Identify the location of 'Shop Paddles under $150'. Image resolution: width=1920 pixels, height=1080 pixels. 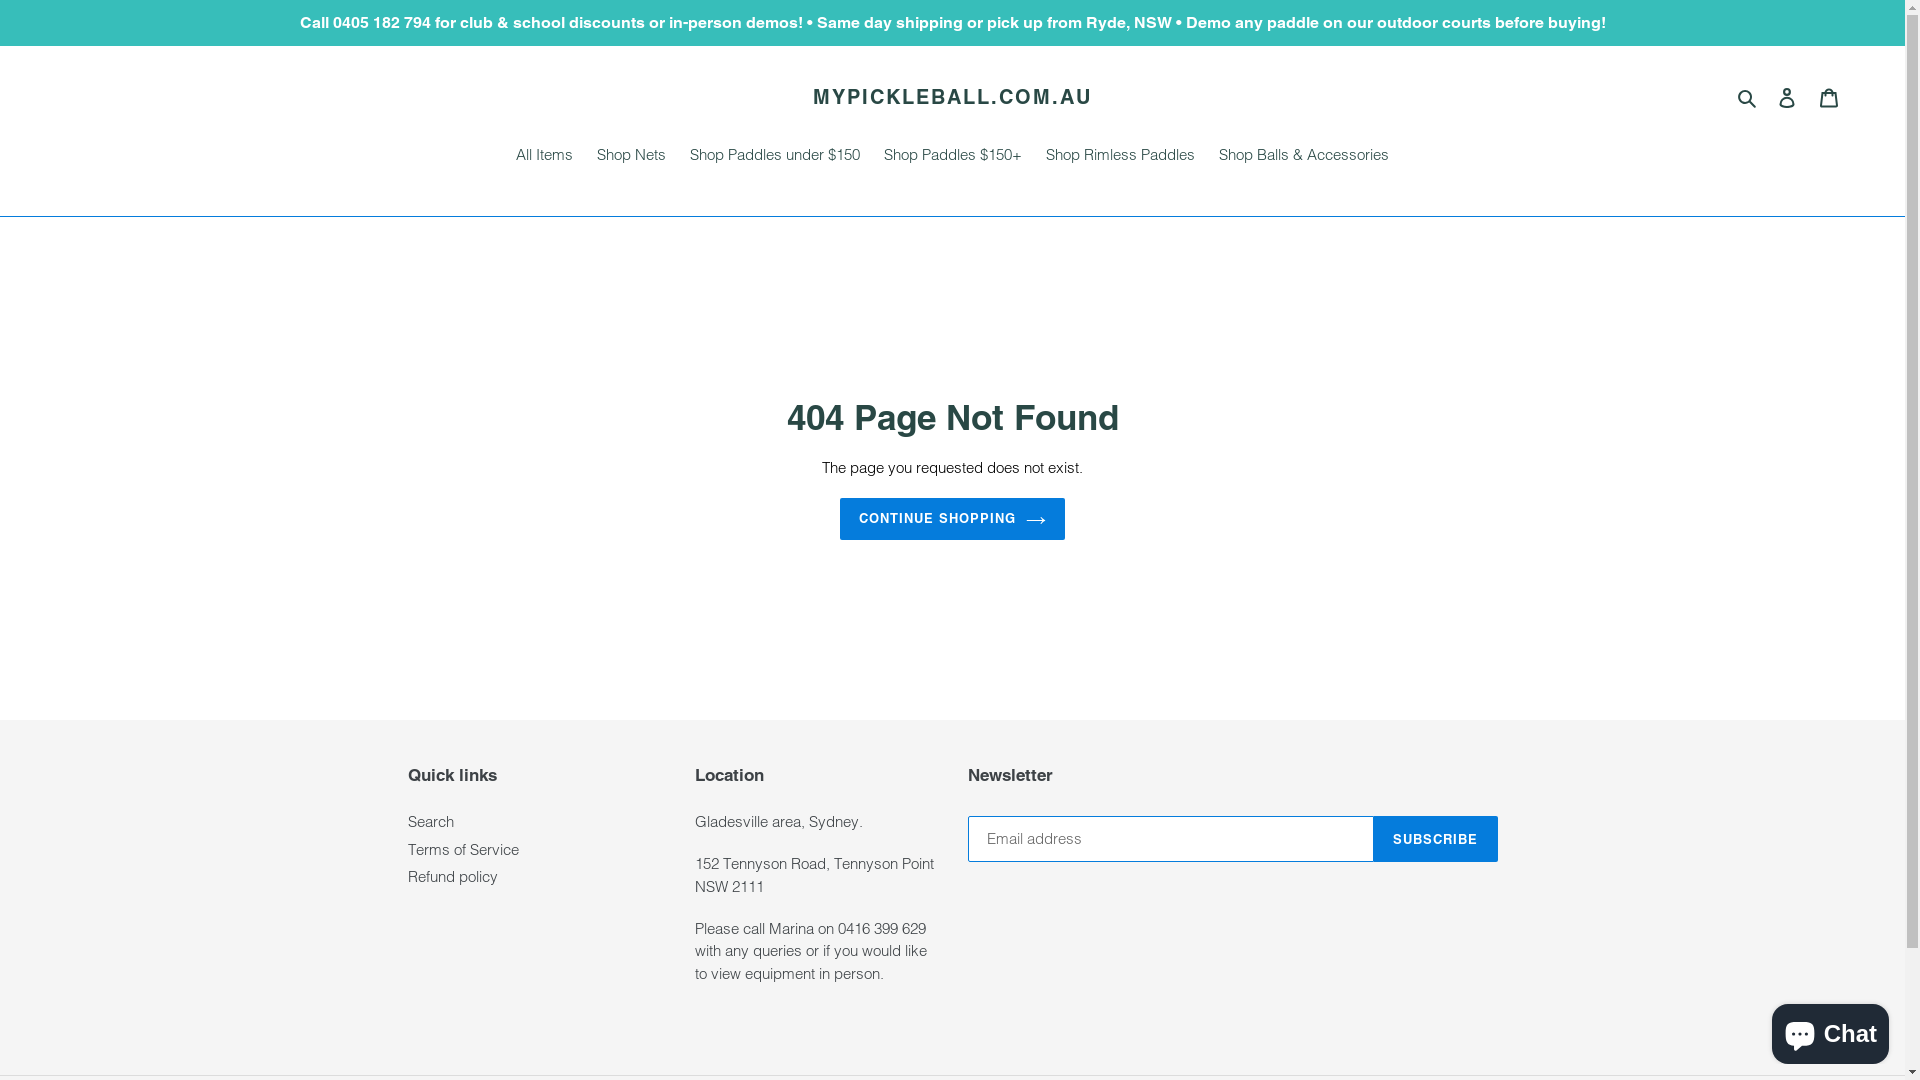
(773, 156).